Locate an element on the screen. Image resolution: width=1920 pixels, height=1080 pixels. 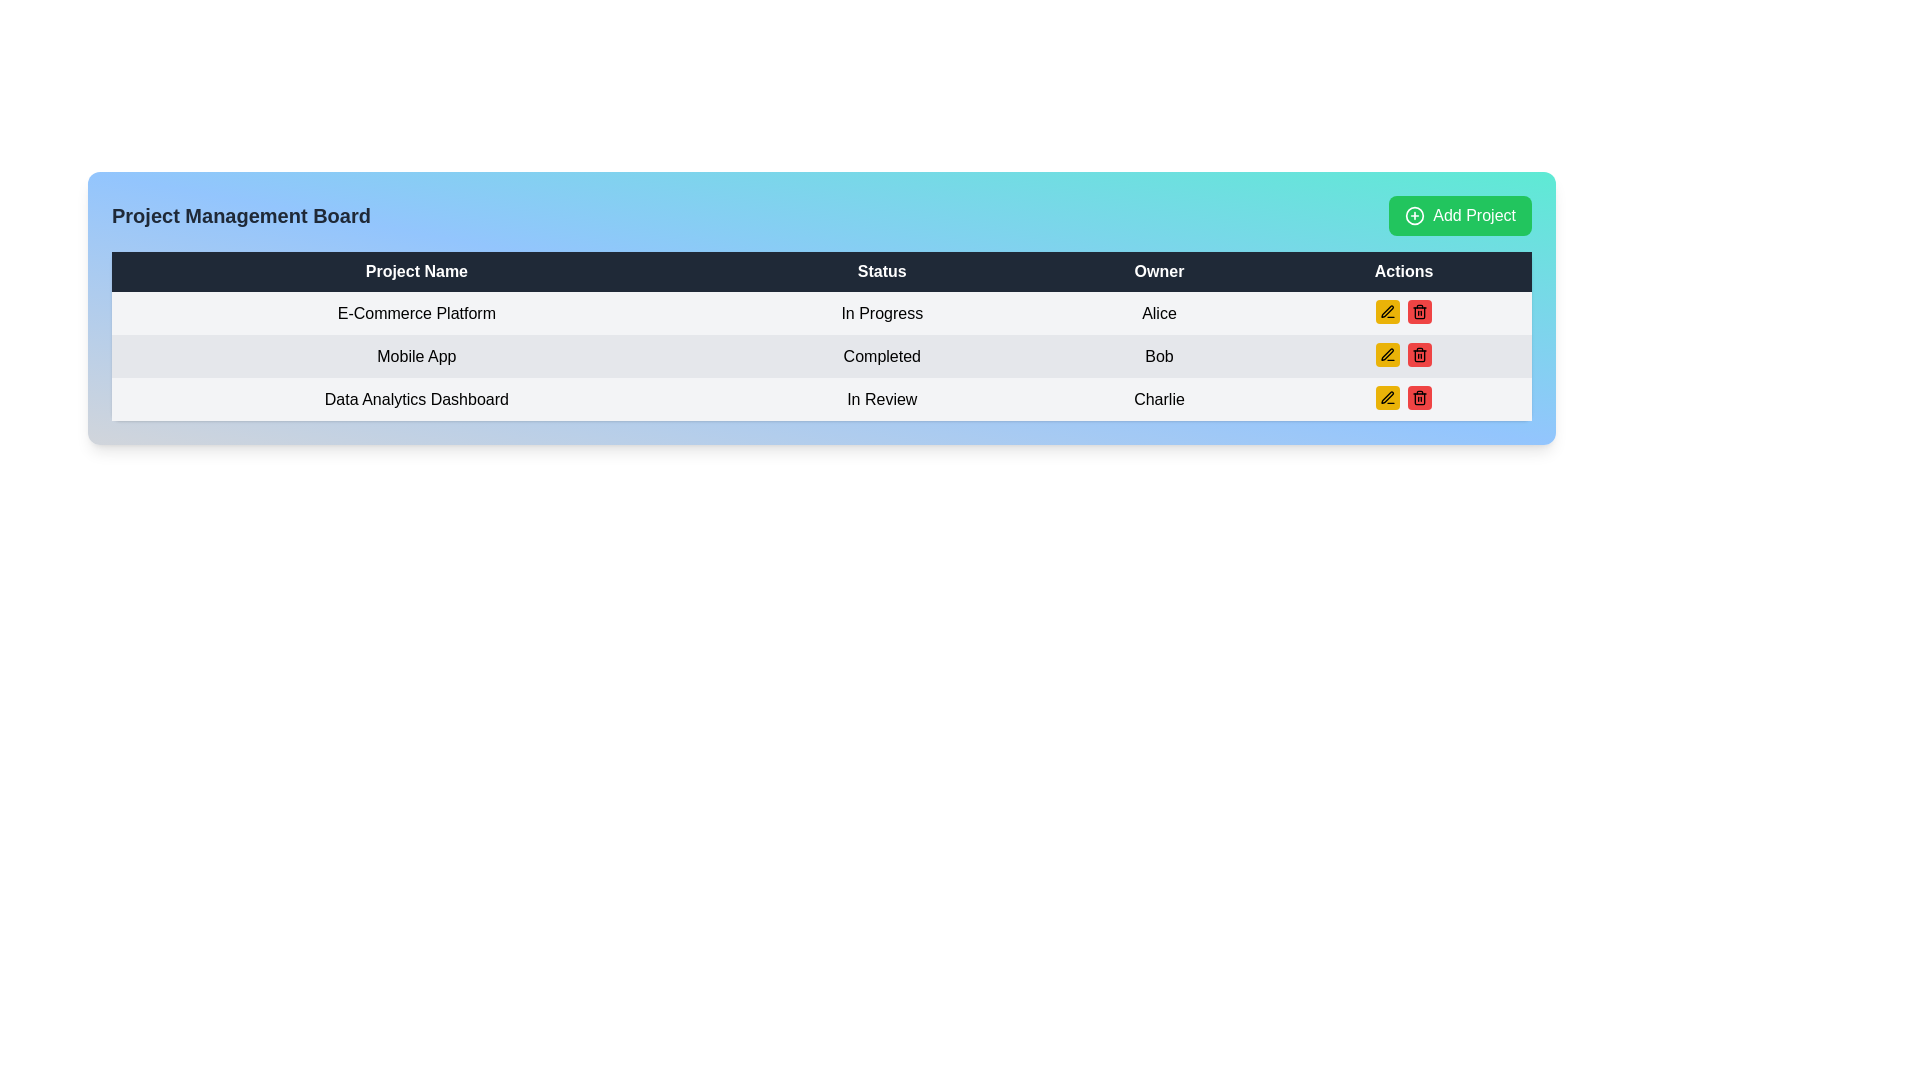
the edit icon button in the 'Actions' column of the 'Mobile App' row is located at coordinates (1386, 353).